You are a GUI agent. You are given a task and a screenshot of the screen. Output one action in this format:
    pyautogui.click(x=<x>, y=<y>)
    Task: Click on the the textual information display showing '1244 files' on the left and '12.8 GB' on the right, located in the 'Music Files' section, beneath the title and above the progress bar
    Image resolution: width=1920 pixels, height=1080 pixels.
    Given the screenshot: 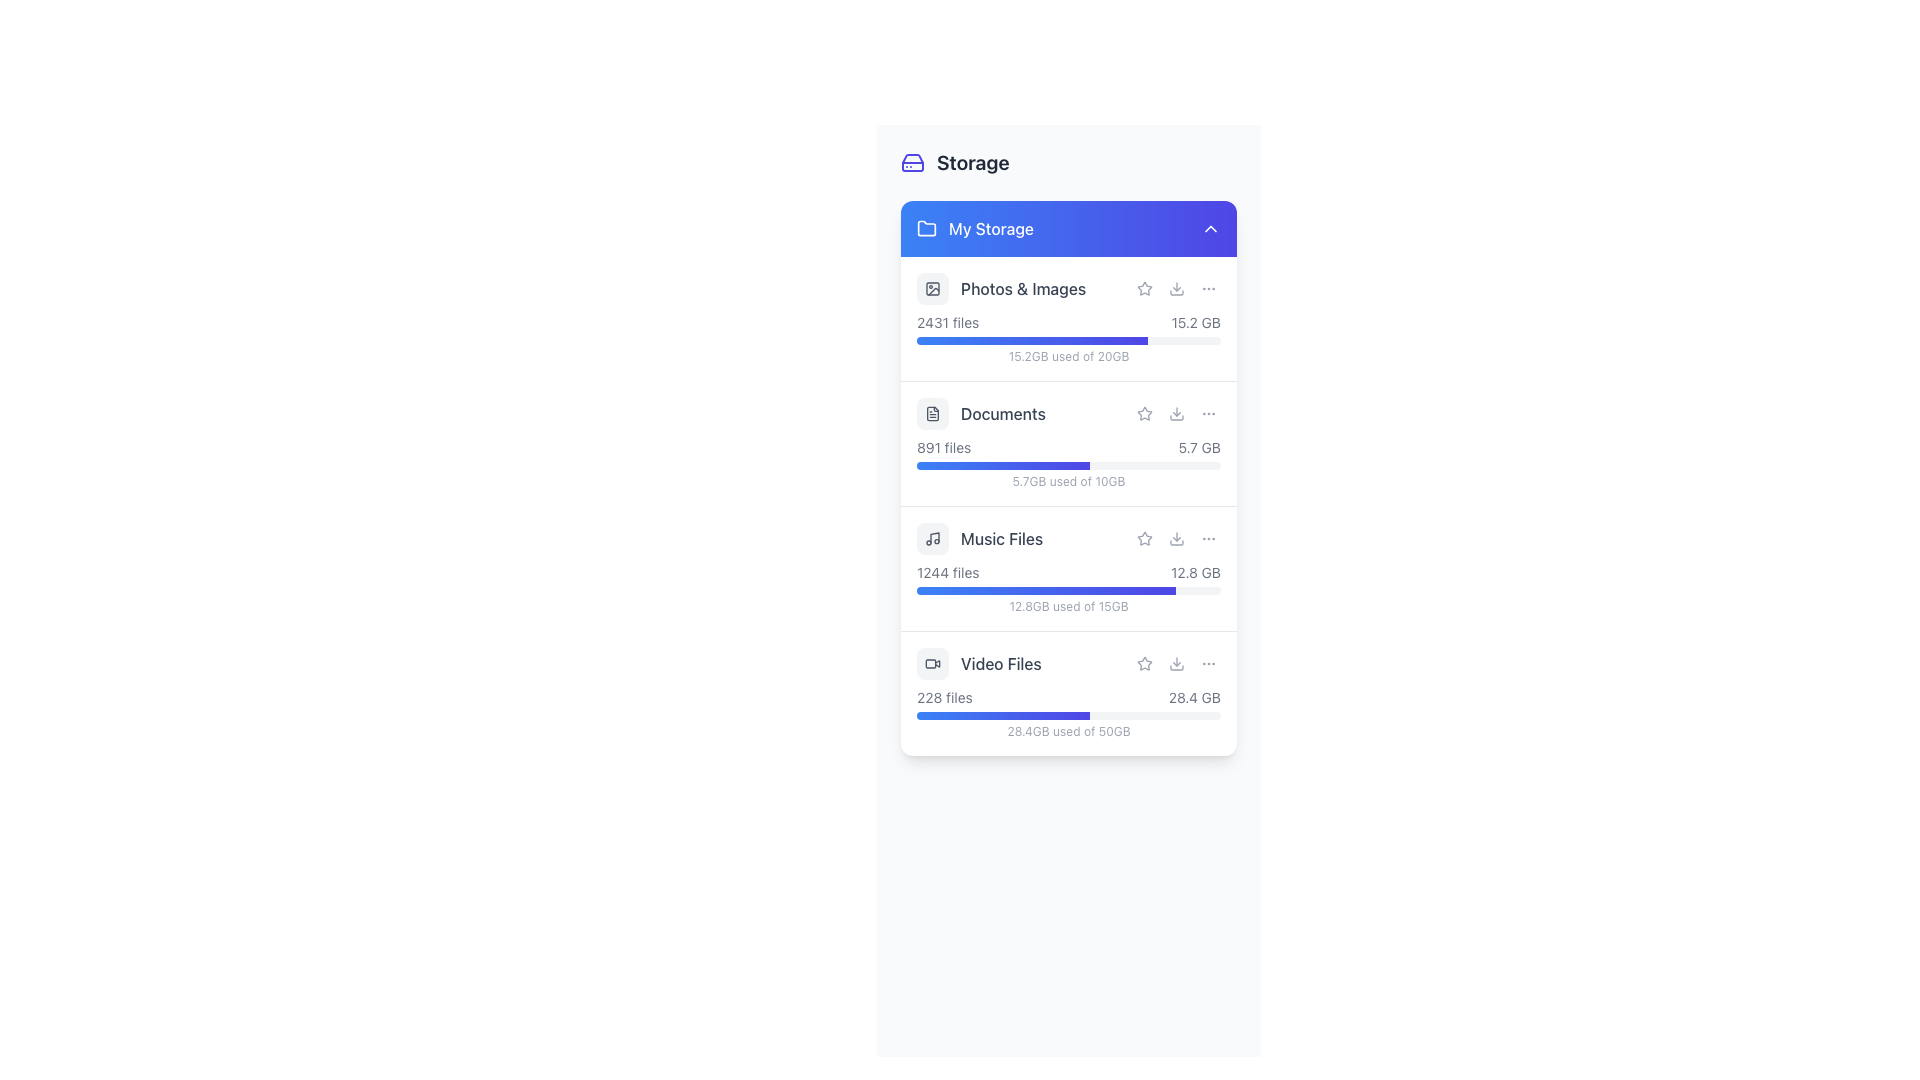 What is the action you would take?
    pyautogui.click(x=1068, y=573)
    